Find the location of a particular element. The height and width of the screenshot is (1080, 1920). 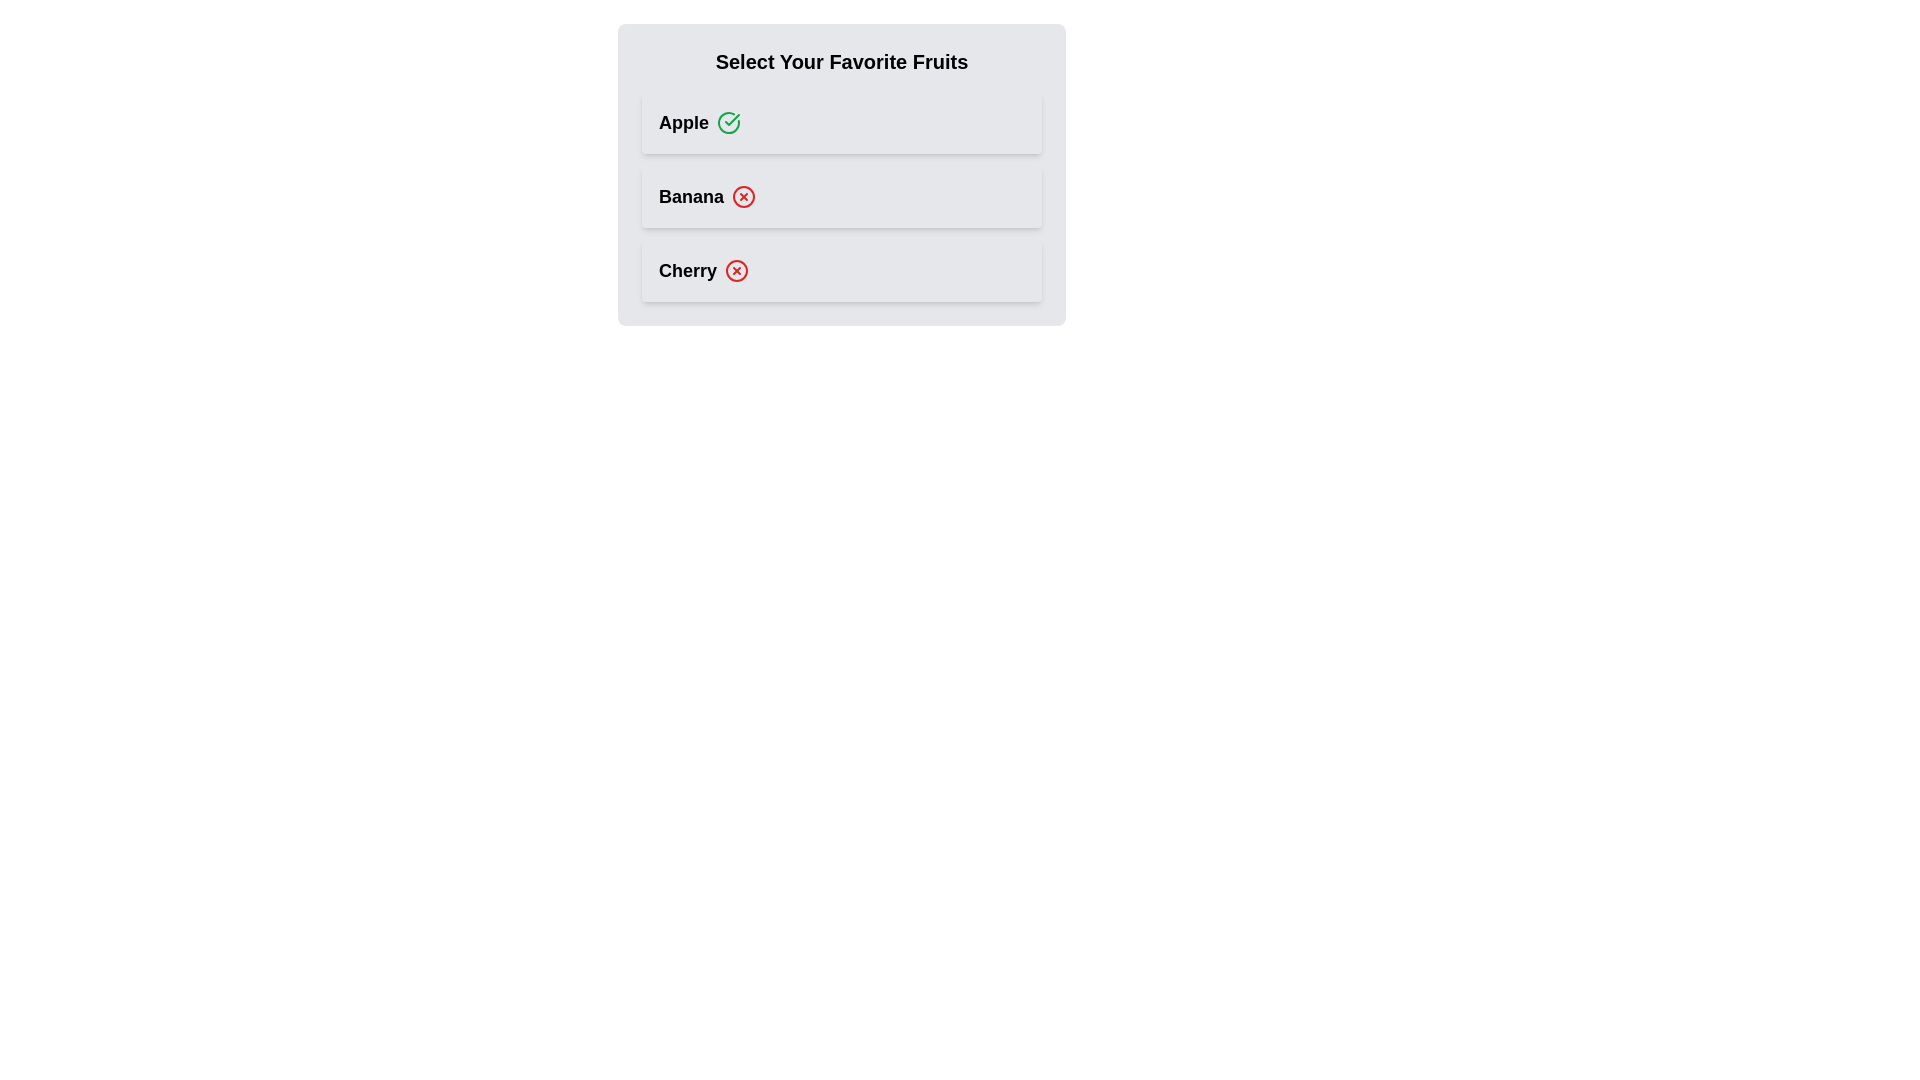

the chip labeled Apple is located at coordinates (841, 123).